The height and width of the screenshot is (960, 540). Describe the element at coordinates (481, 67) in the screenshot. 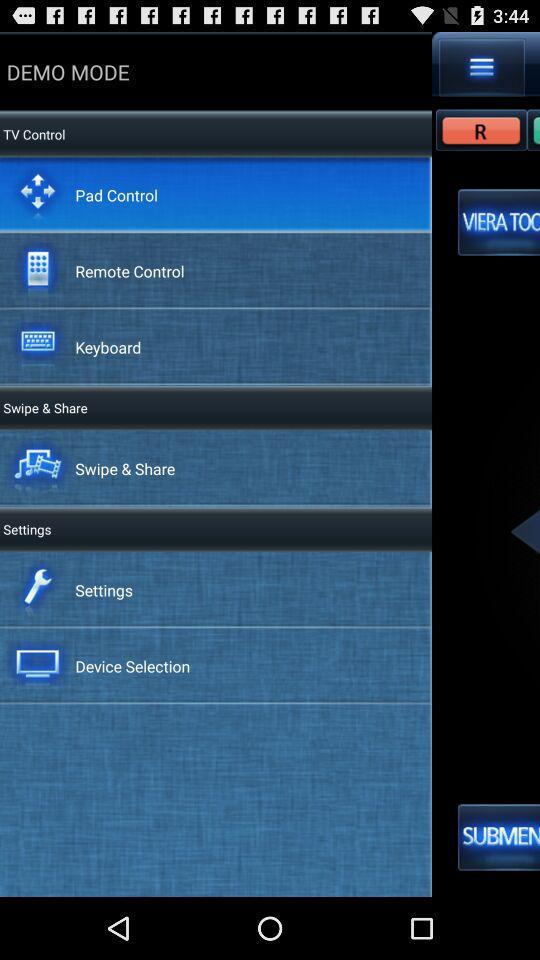

I see `the app to the right of demo mode icon` at that location.